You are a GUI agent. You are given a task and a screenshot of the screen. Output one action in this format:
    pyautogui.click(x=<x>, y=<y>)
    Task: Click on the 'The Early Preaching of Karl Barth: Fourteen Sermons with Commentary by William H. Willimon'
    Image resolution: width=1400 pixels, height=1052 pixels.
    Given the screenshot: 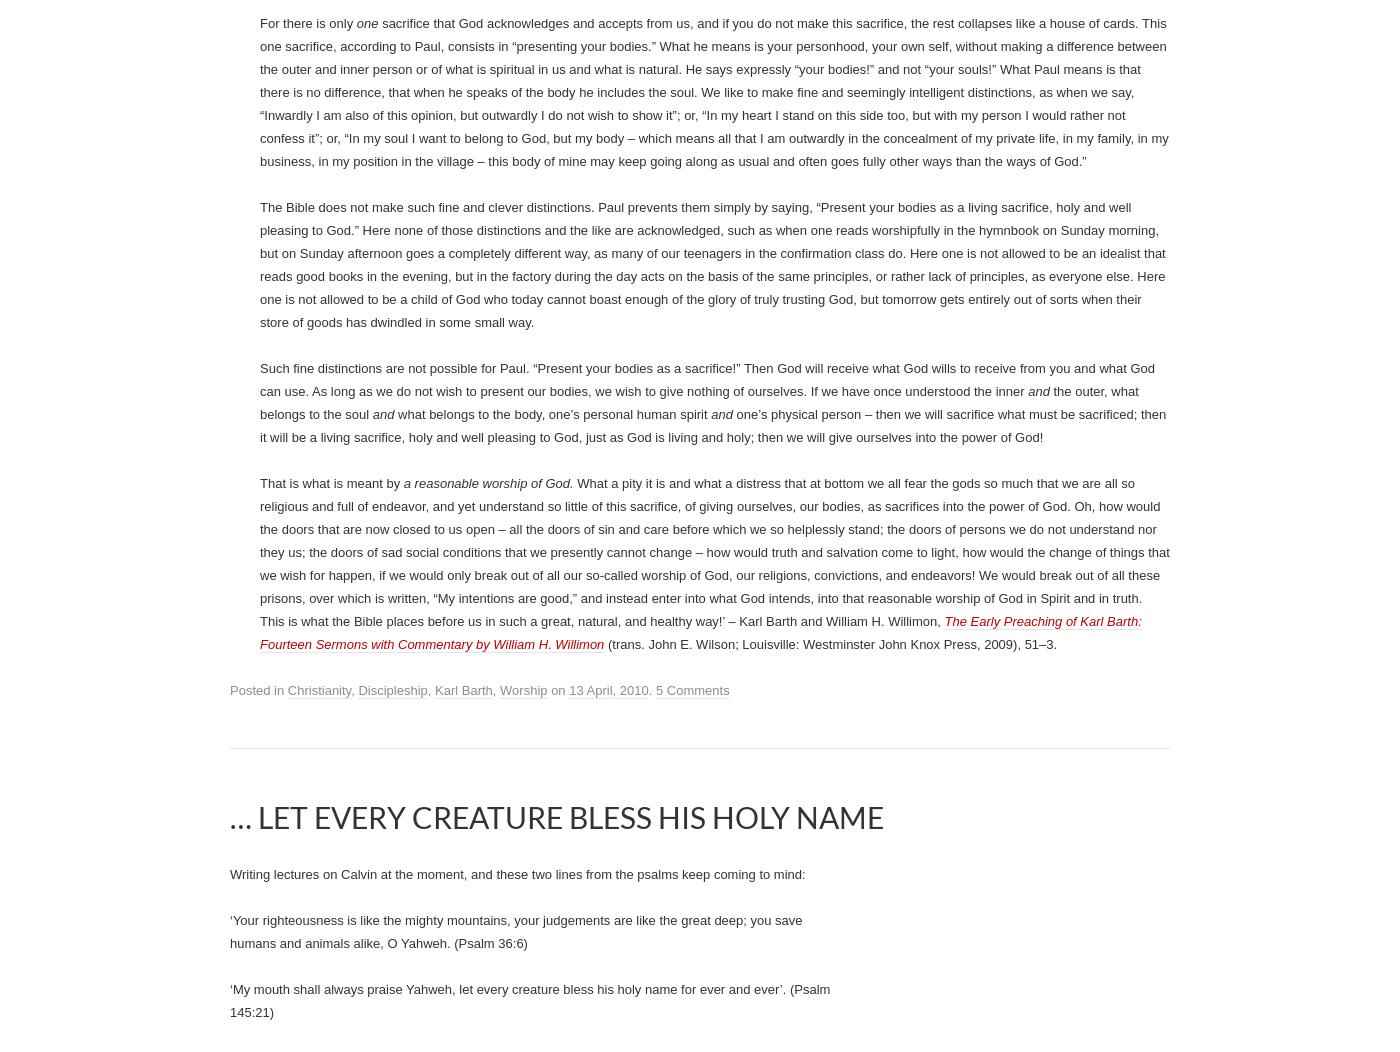 What is the action you would take?
    pyautogui.click(x=663, y=296)
    